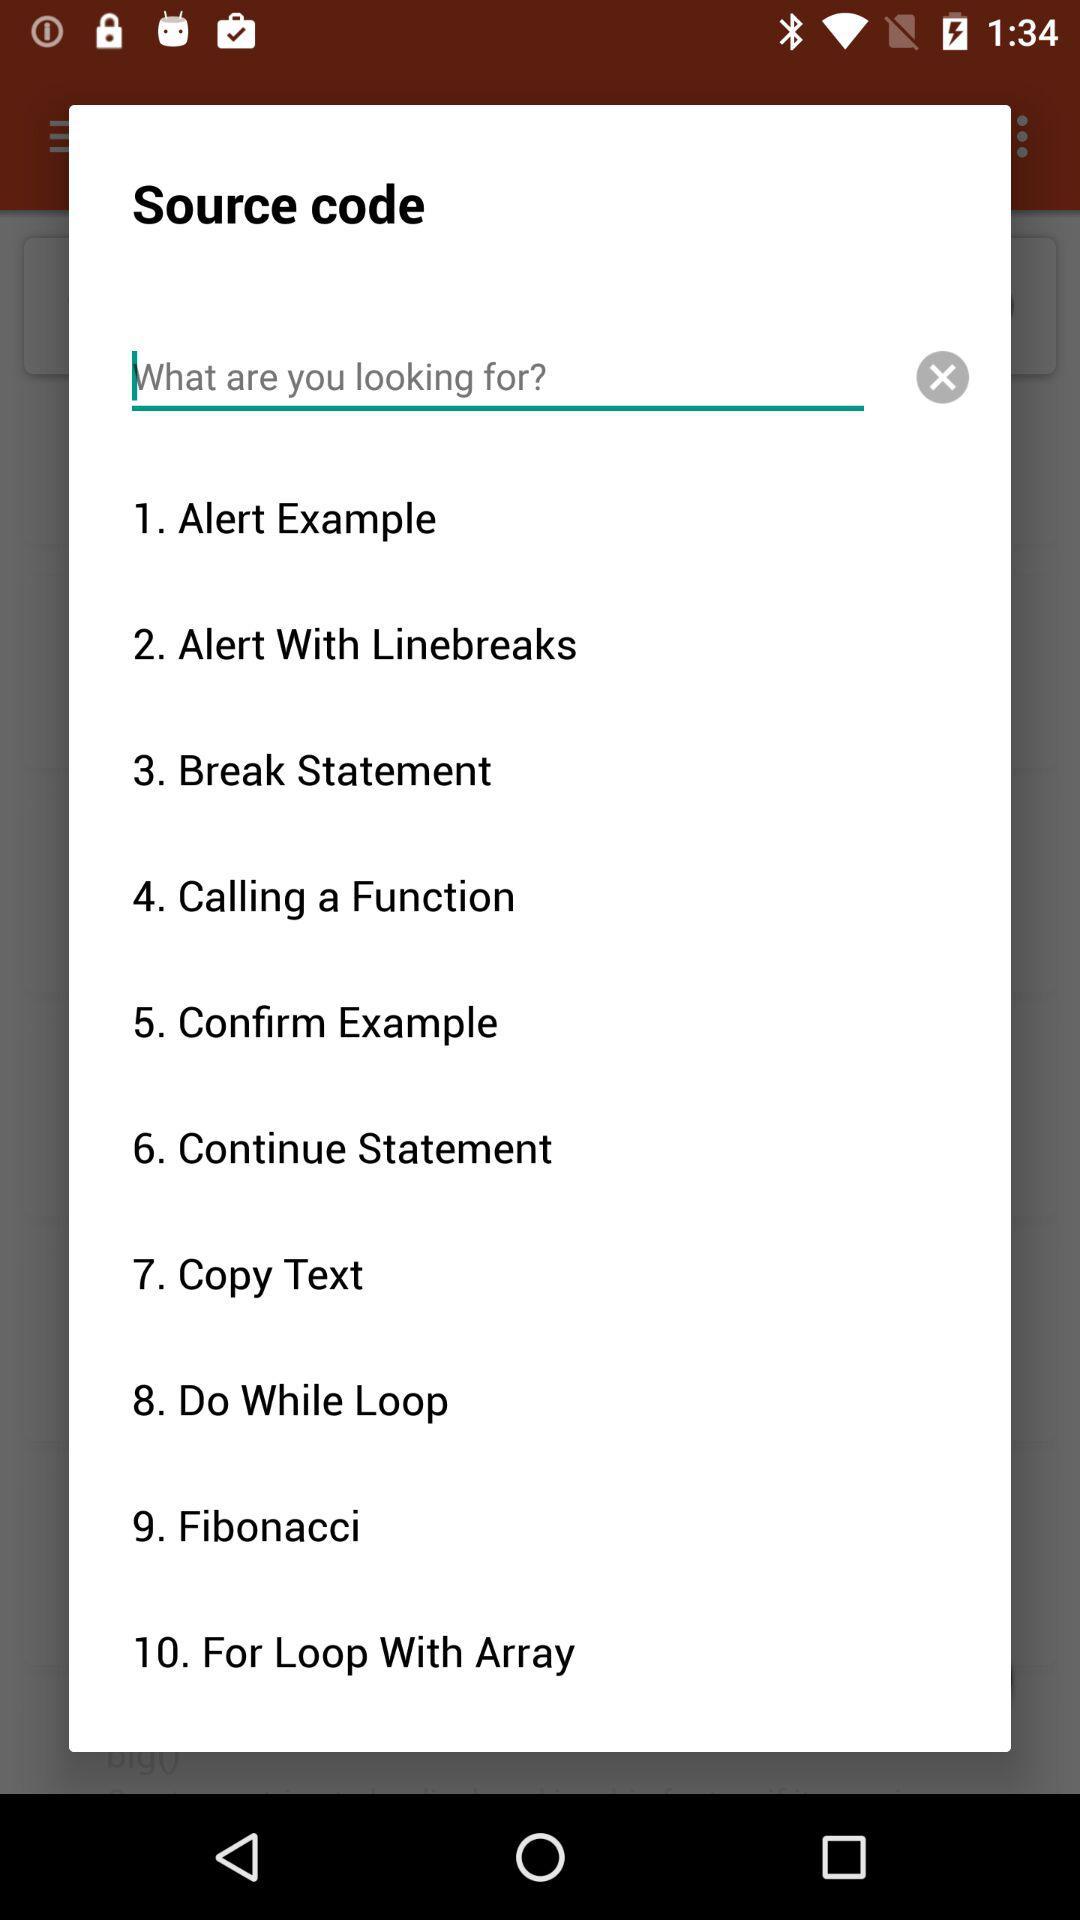  I want to click on the item below the source code icon, so click(496, 376).